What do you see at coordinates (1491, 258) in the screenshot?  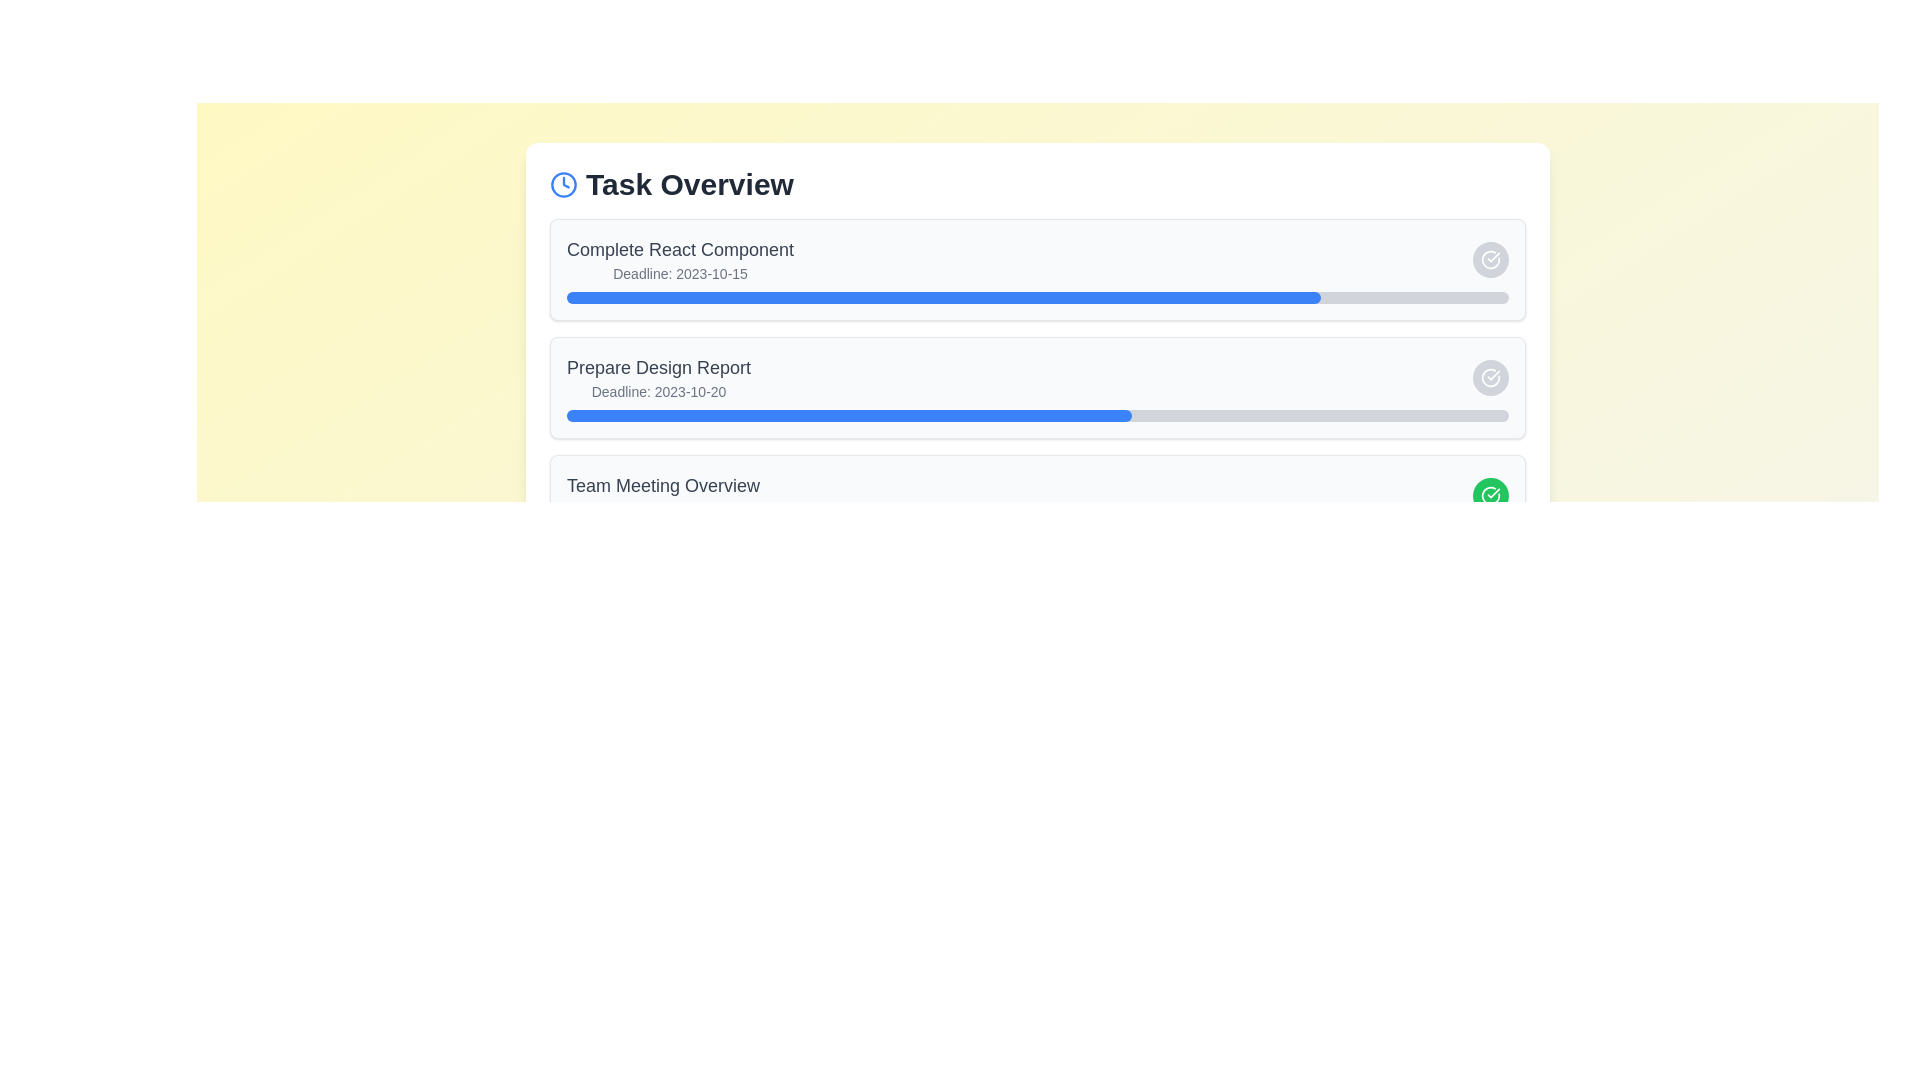 I see `the circular button with a gray background and a white check symbol, located at the top-right area of the task list modal` at bounding box center [1491, 258].